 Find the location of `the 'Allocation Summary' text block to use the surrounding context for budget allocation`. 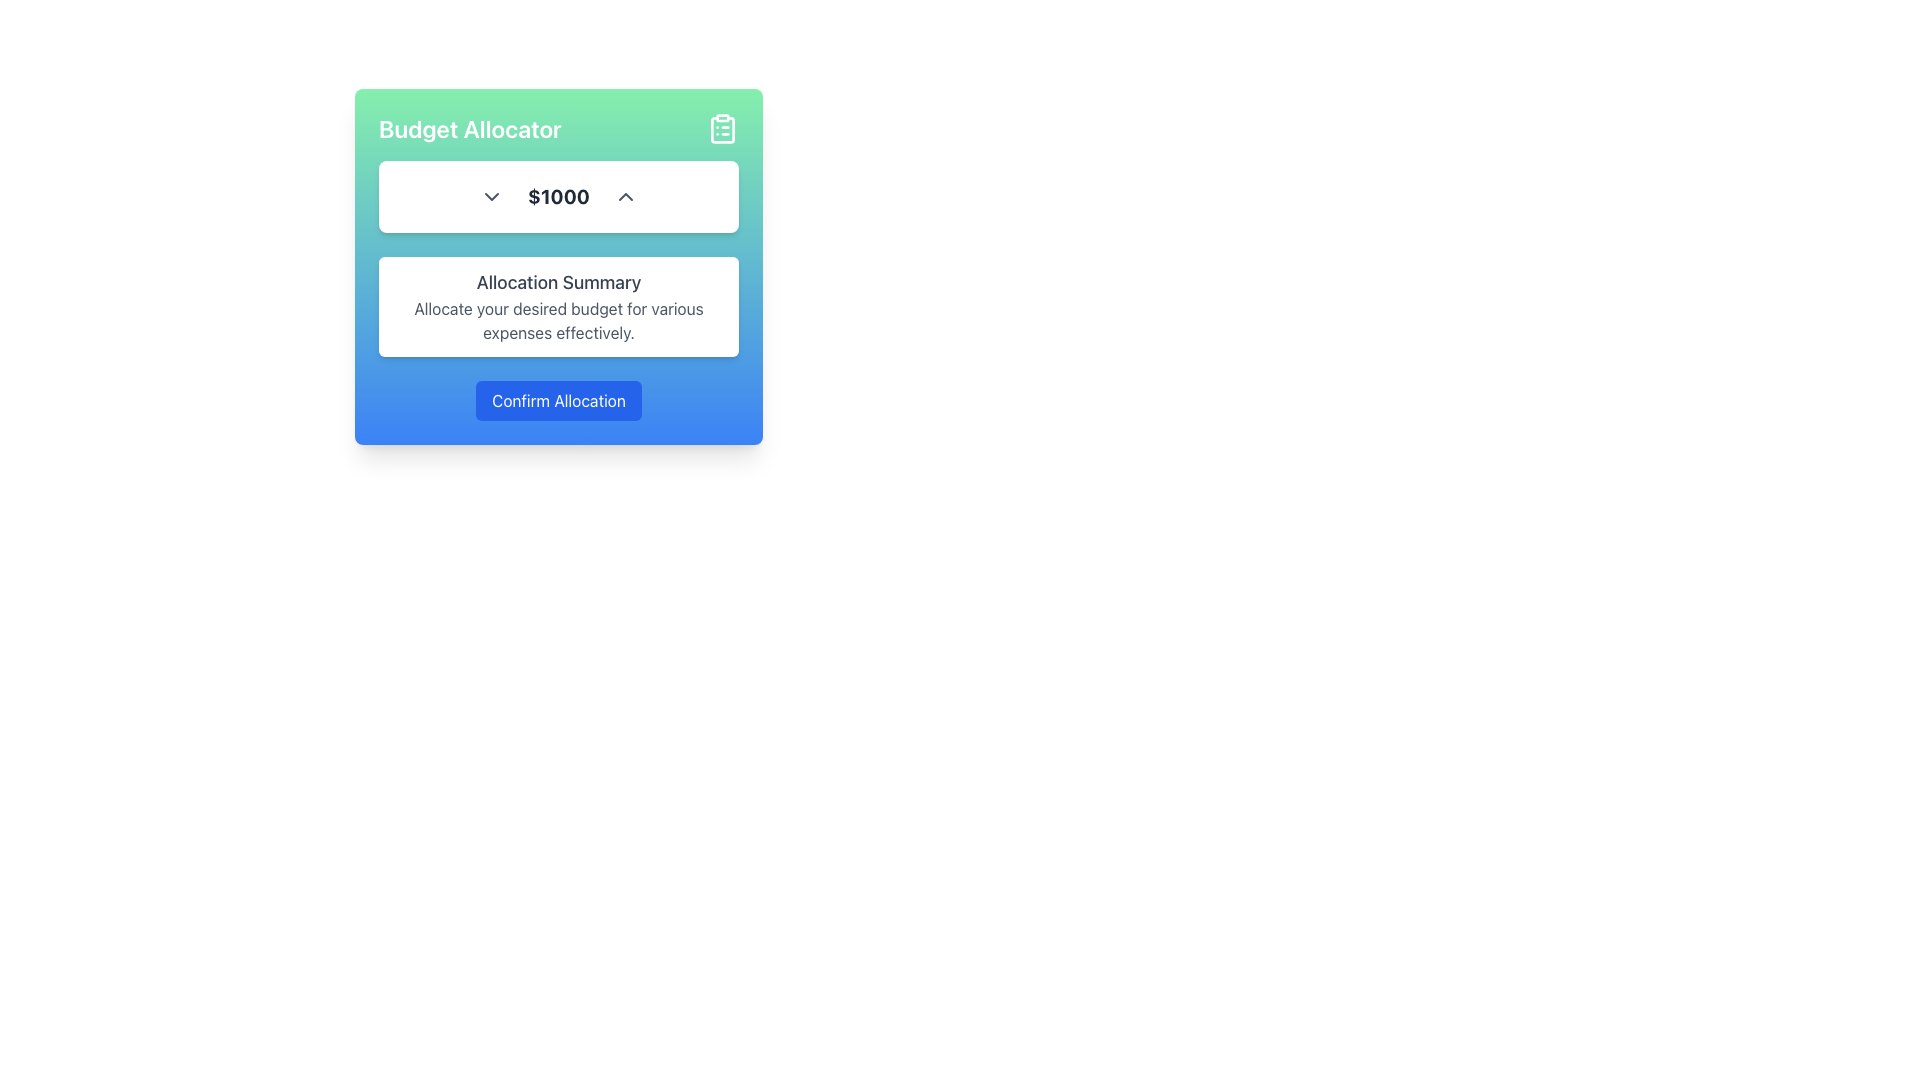

the 'Allocation Summary' text block to use the surrounding context for budget allocation is located at coordinates (558, 290).